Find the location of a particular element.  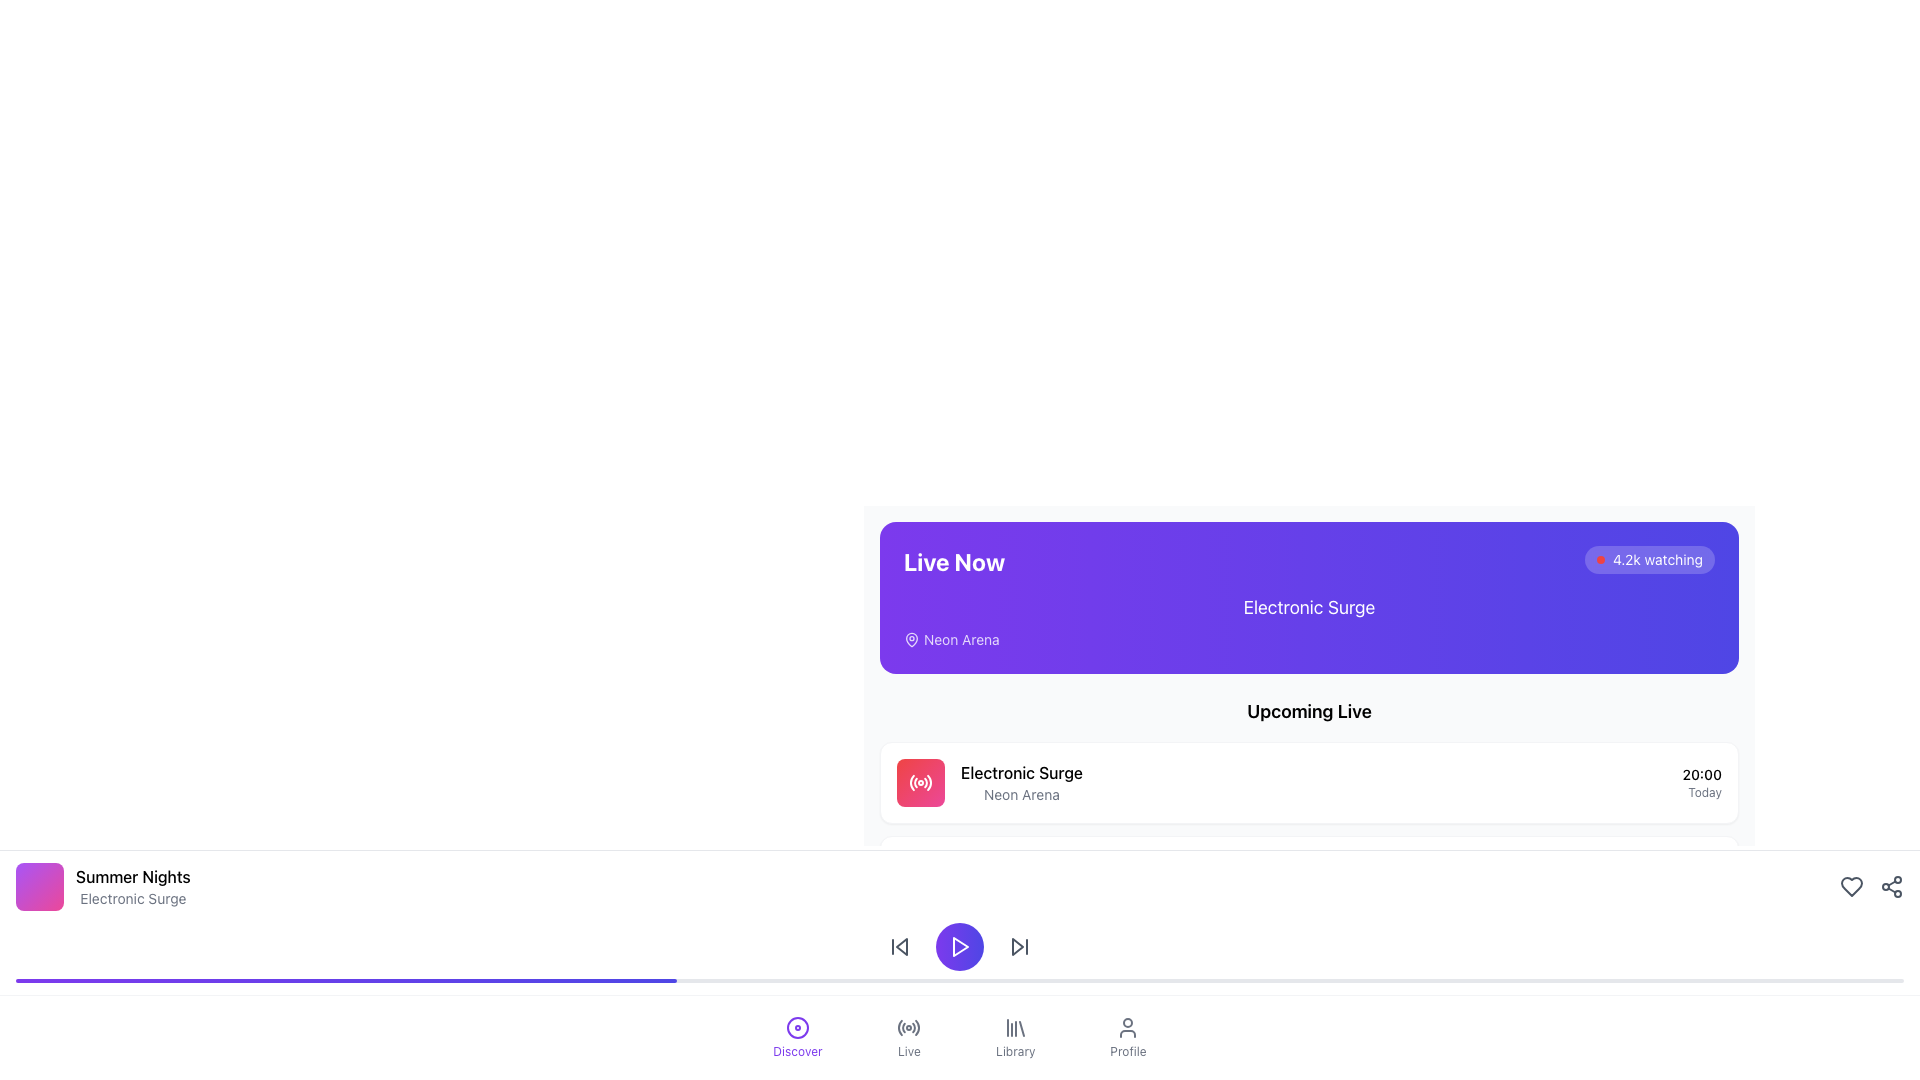

the 'skip back' button located in the control bar section, adjacent to the playback controls, immediately to the left of the play button is located at coordinates (901, 946).